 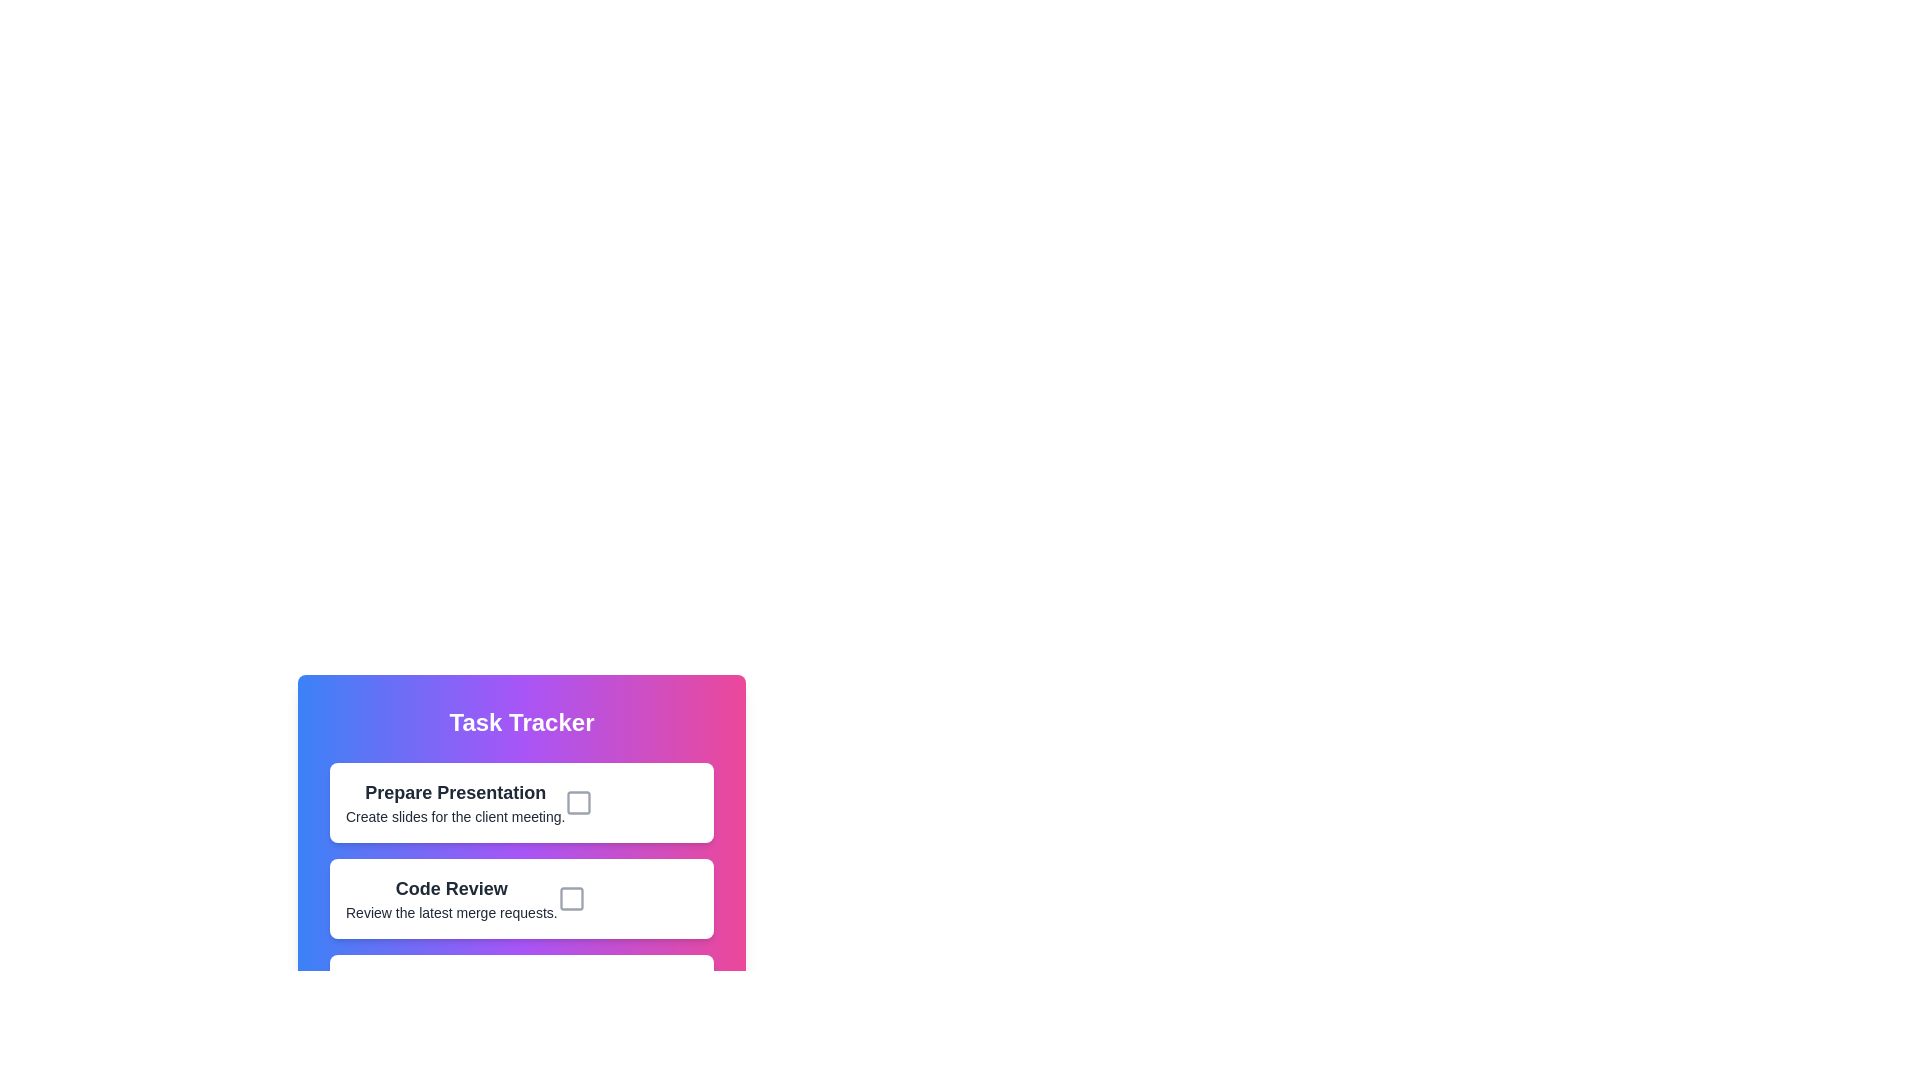 I want to click on the text label displaying 'Review the latest merge requests.' located below the 'Code Review' title in the second task card of the 'Task Tracker' module, so click(x=450, y=913).